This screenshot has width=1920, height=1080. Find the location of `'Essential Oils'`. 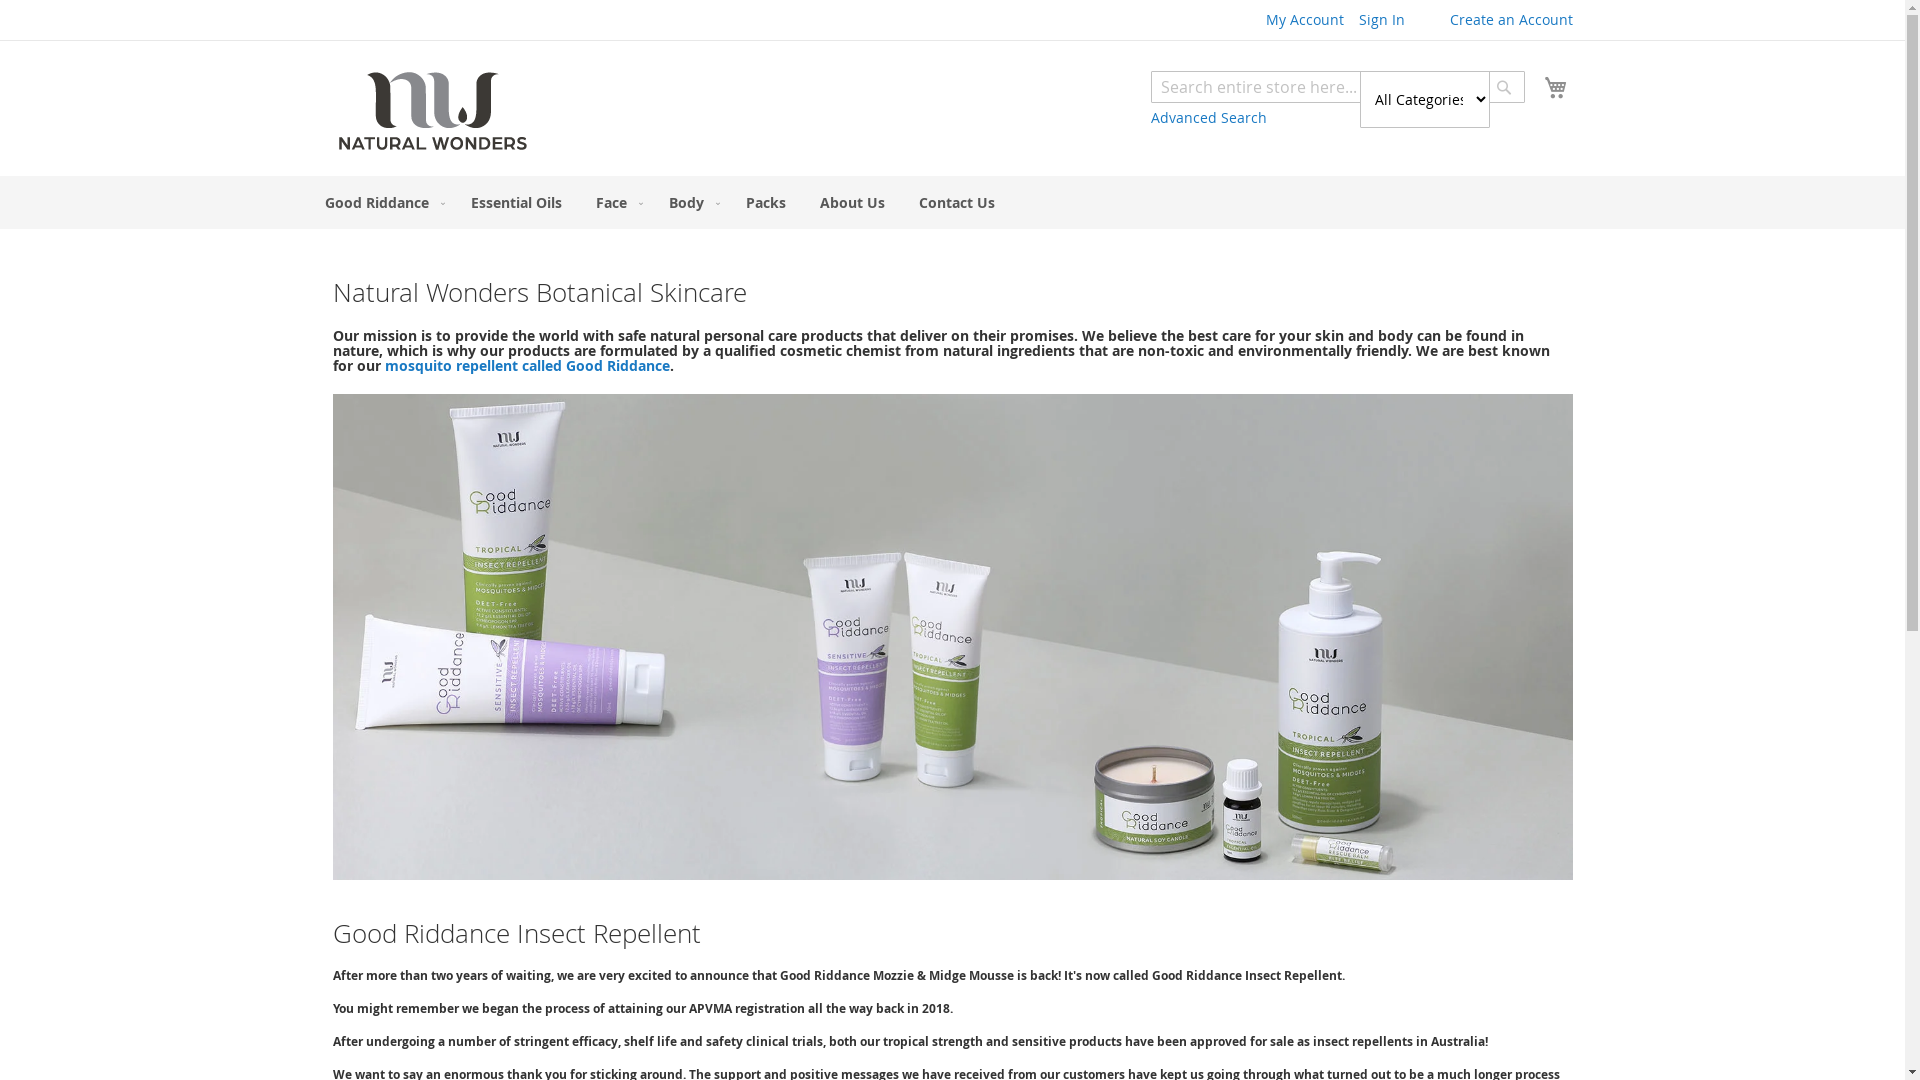

'Essential Oils' is located at coordinates (515, 202).